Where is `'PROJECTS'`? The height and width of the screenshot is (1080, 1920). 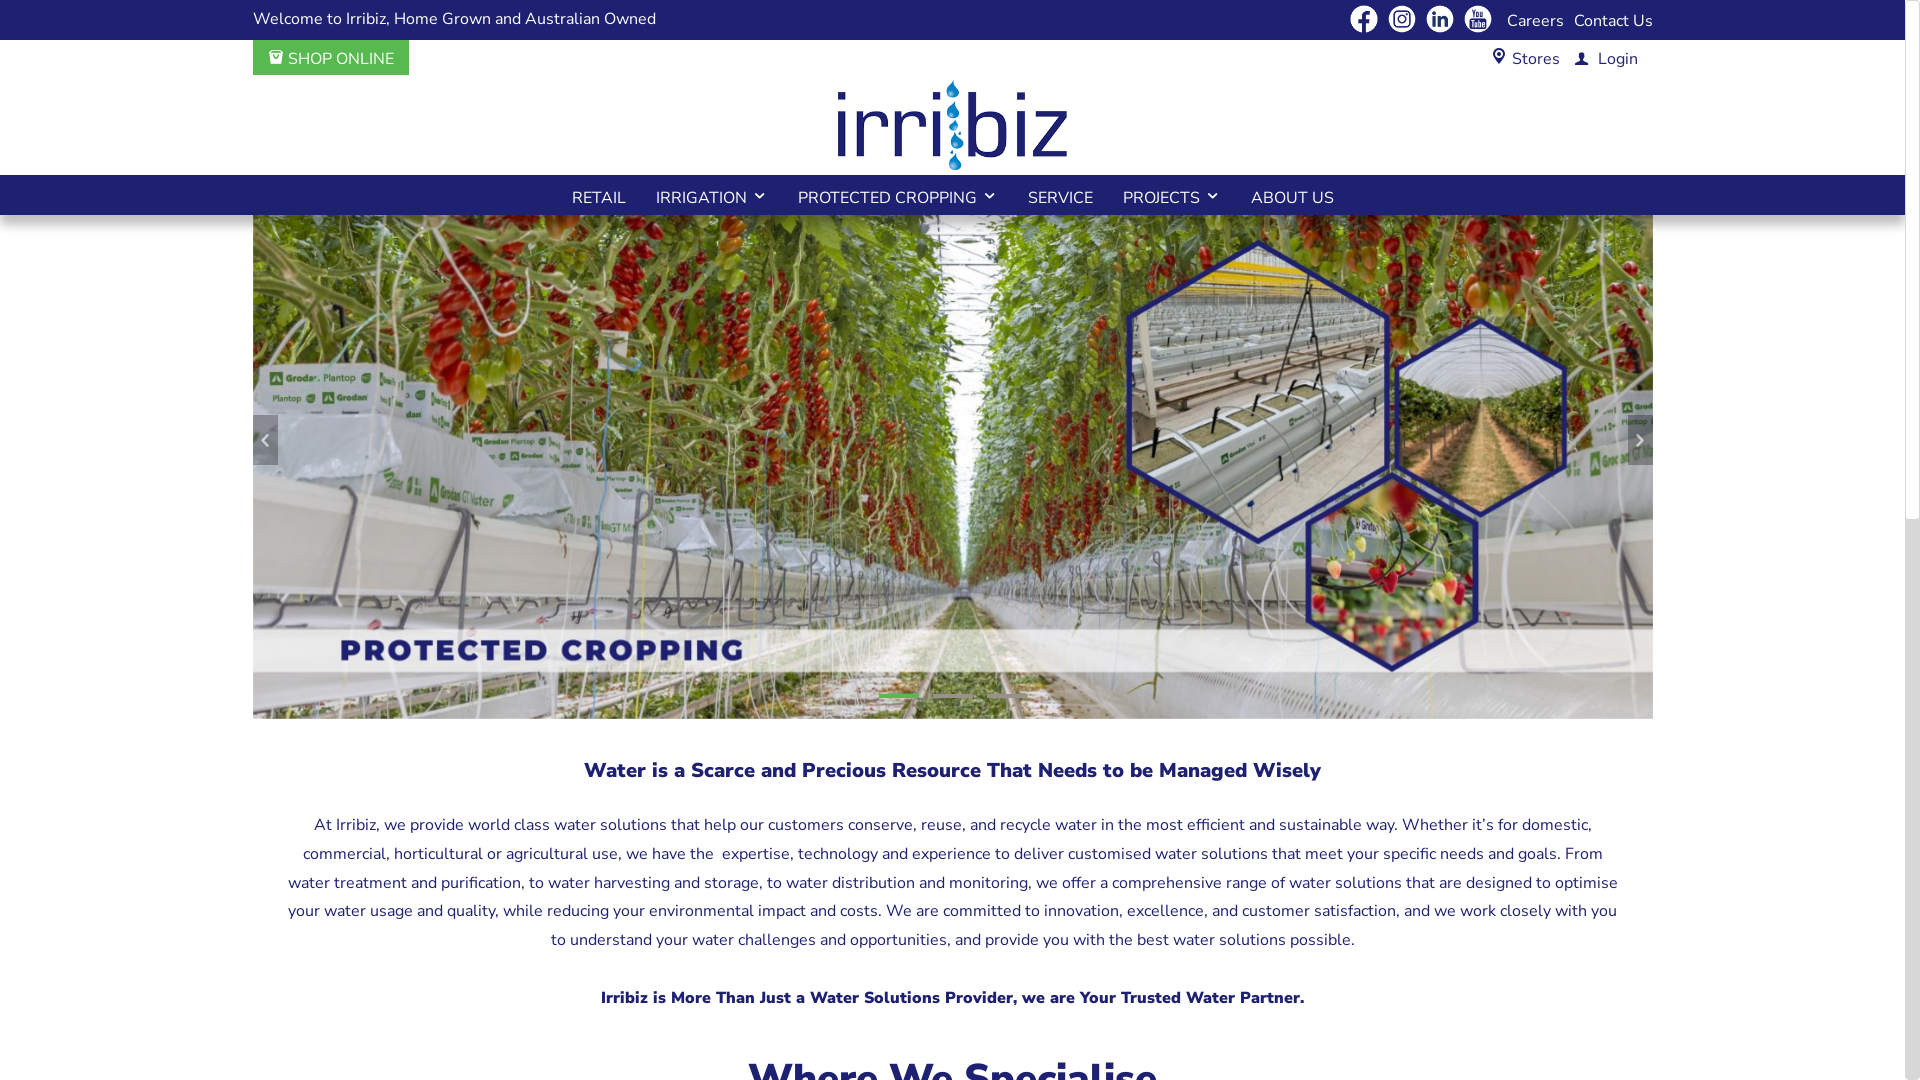 'PROJECTS' is located at coordinates (1107, 195).